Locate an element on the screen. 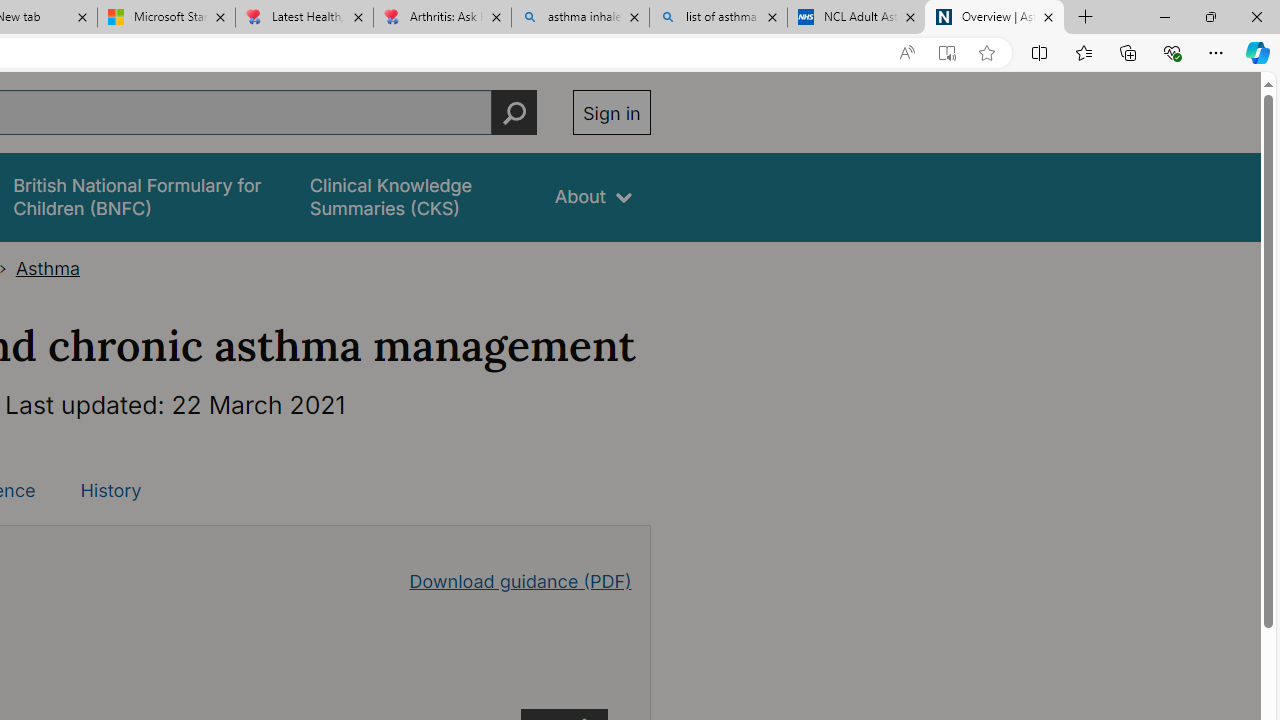  'NCL Adult Asthma Inhaler Choice Guideline' is located at coordinates (856, 17).